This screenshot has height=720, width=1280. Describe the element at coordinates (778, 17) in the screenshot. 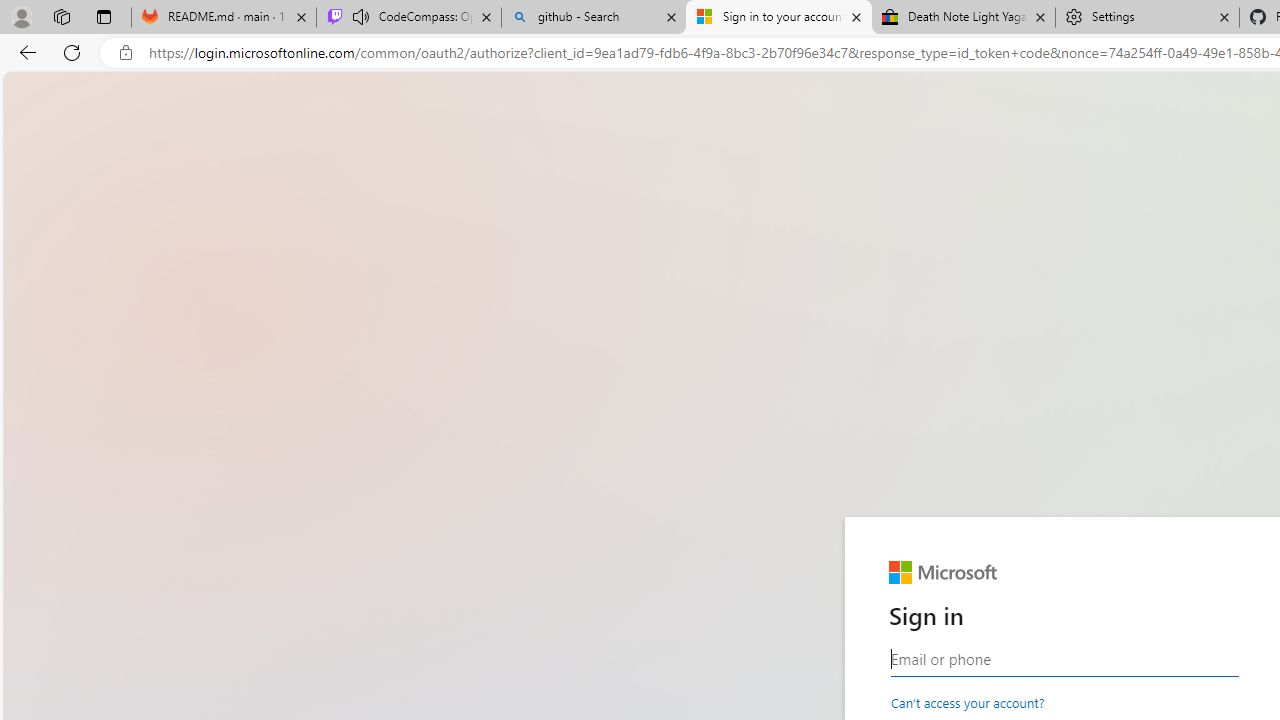

I see `'Sign in to your account'` at that location.